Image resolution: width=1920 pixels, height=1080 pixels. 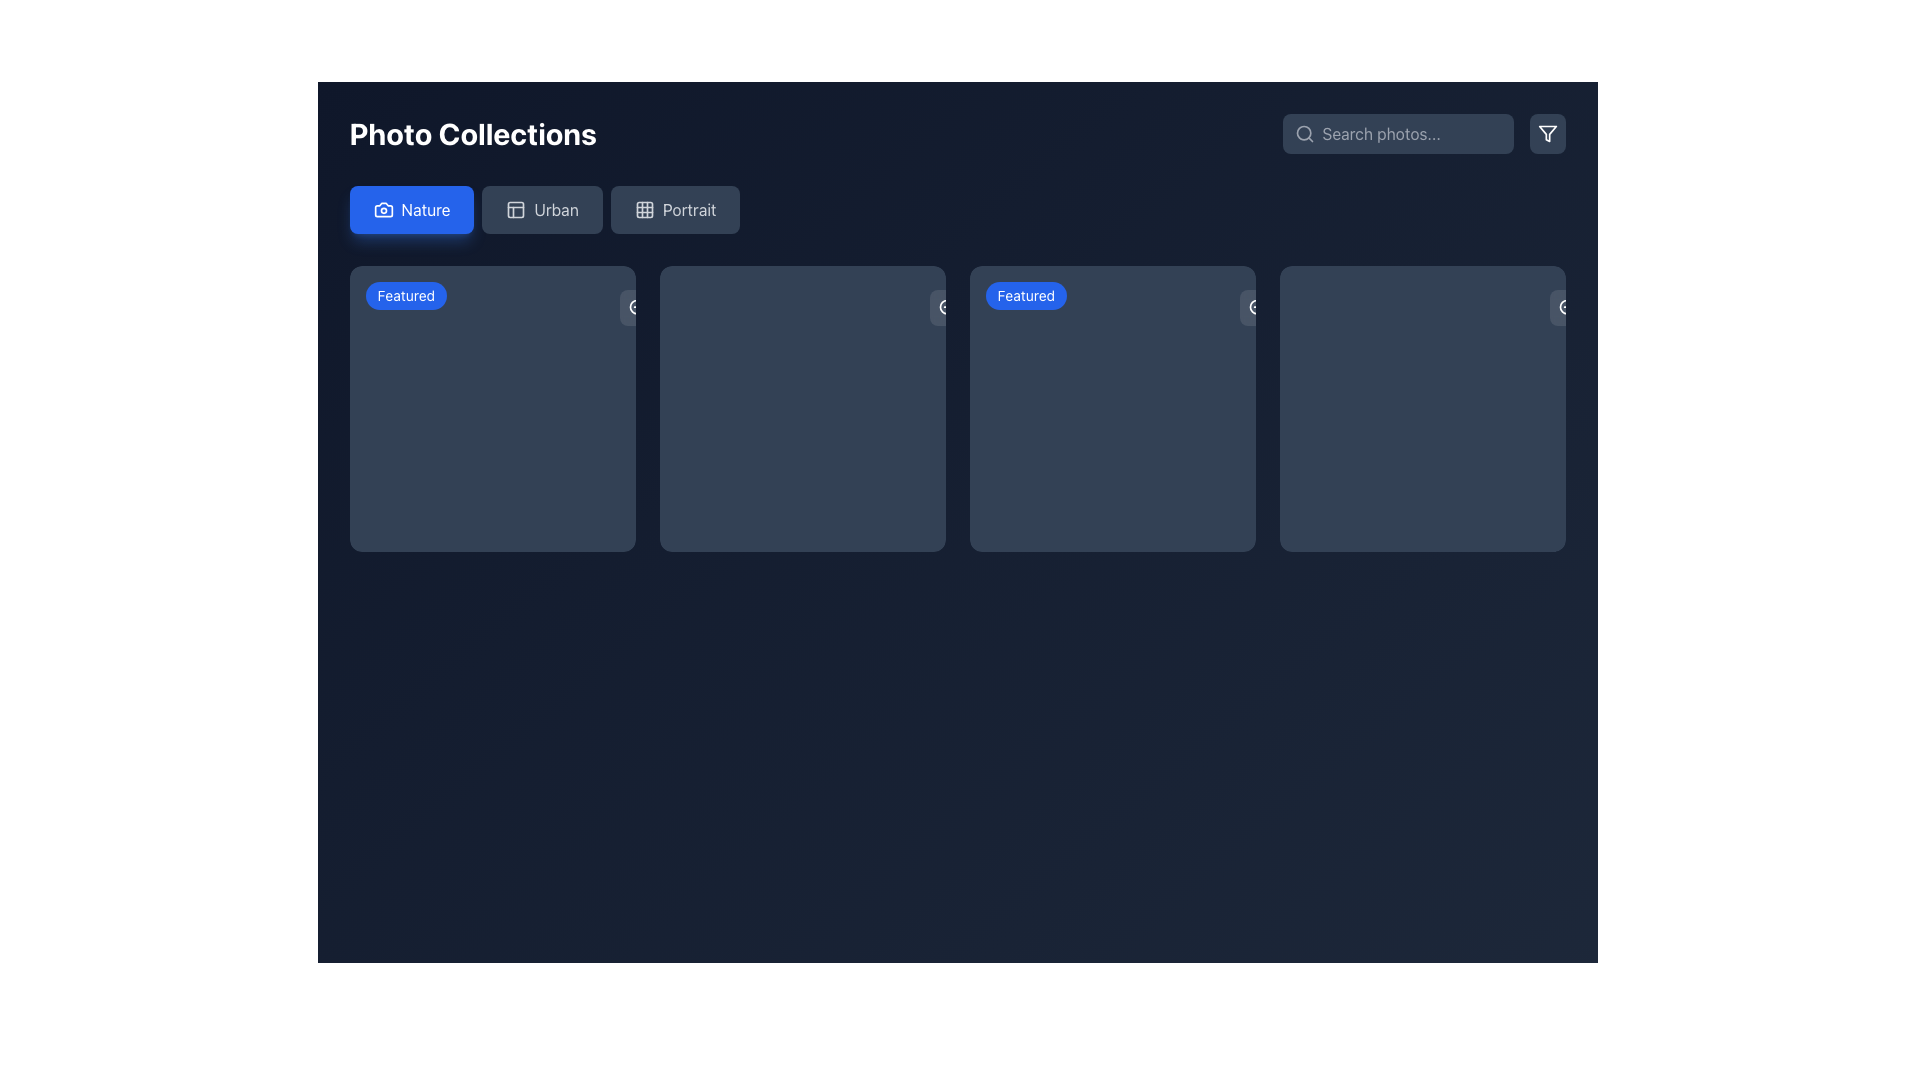 What do you see at coordinates (1001, 304) in the screenshot?
I see `the 'Featured' badge located in the top-right corner of the second photo card from the left in a grid layout` at bounding box center [1001, 304].